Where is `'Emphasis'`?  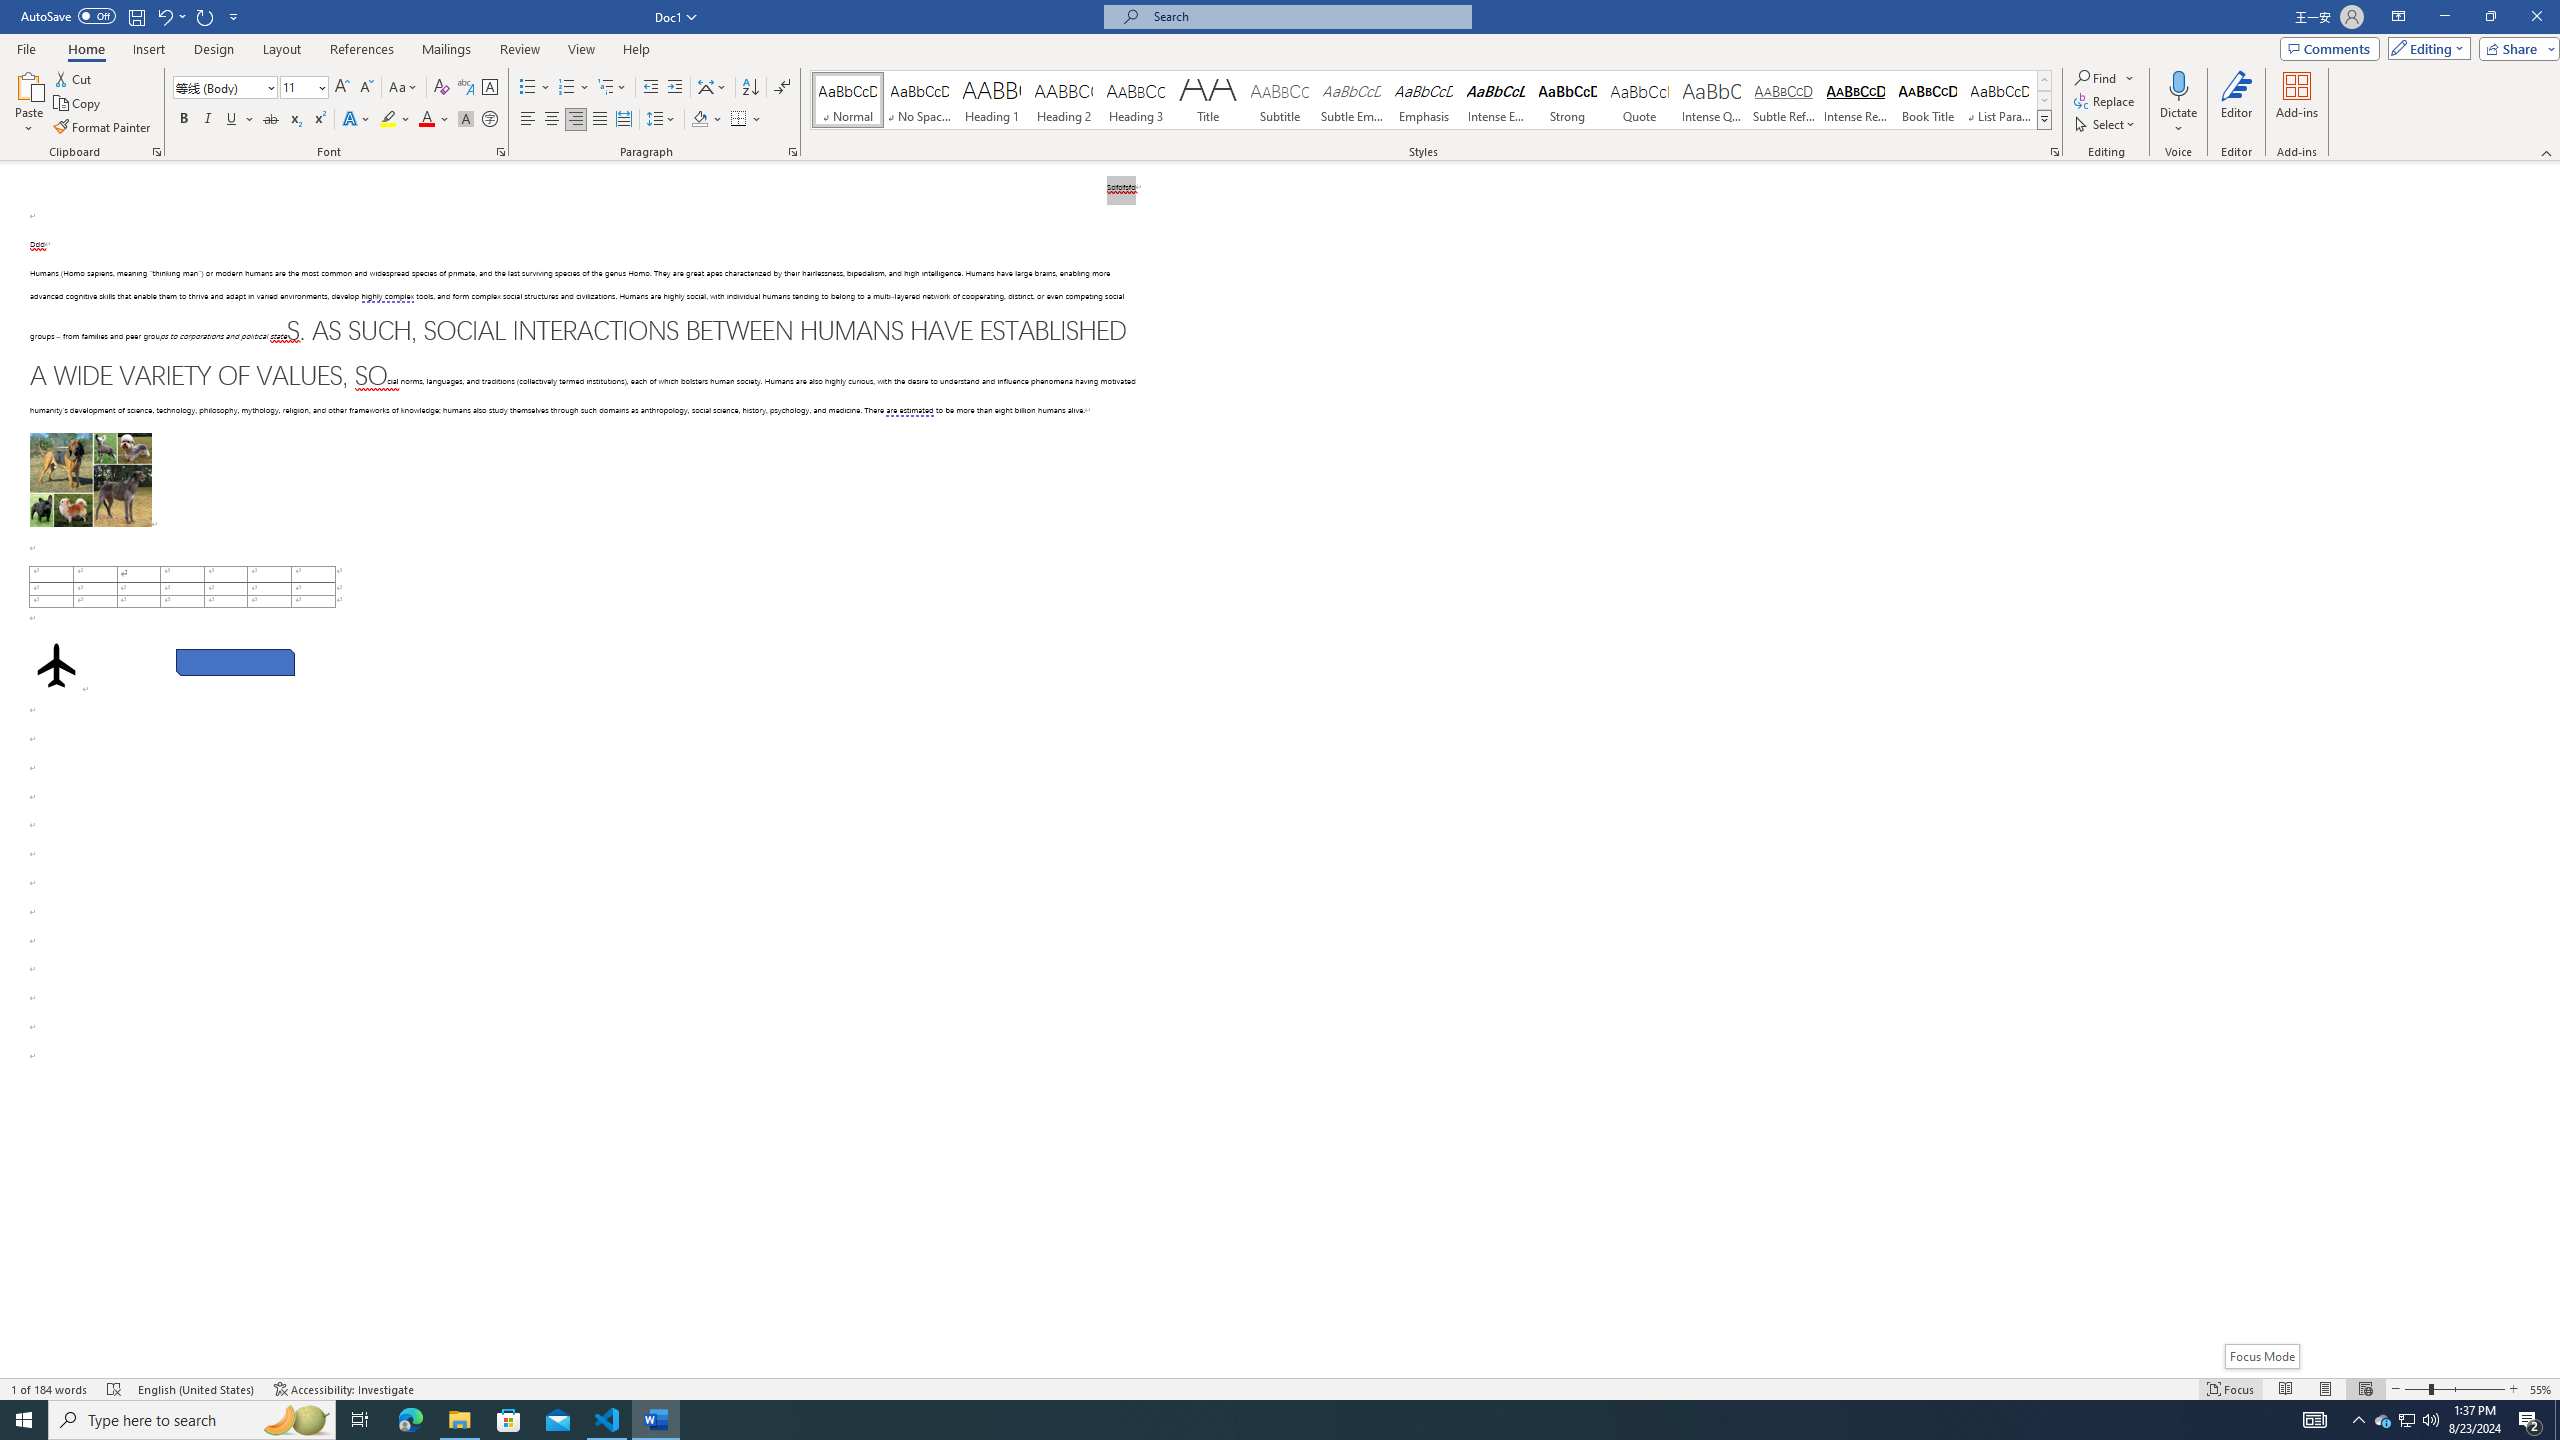 'Emphasis' is located at coordinates (1422, 99).